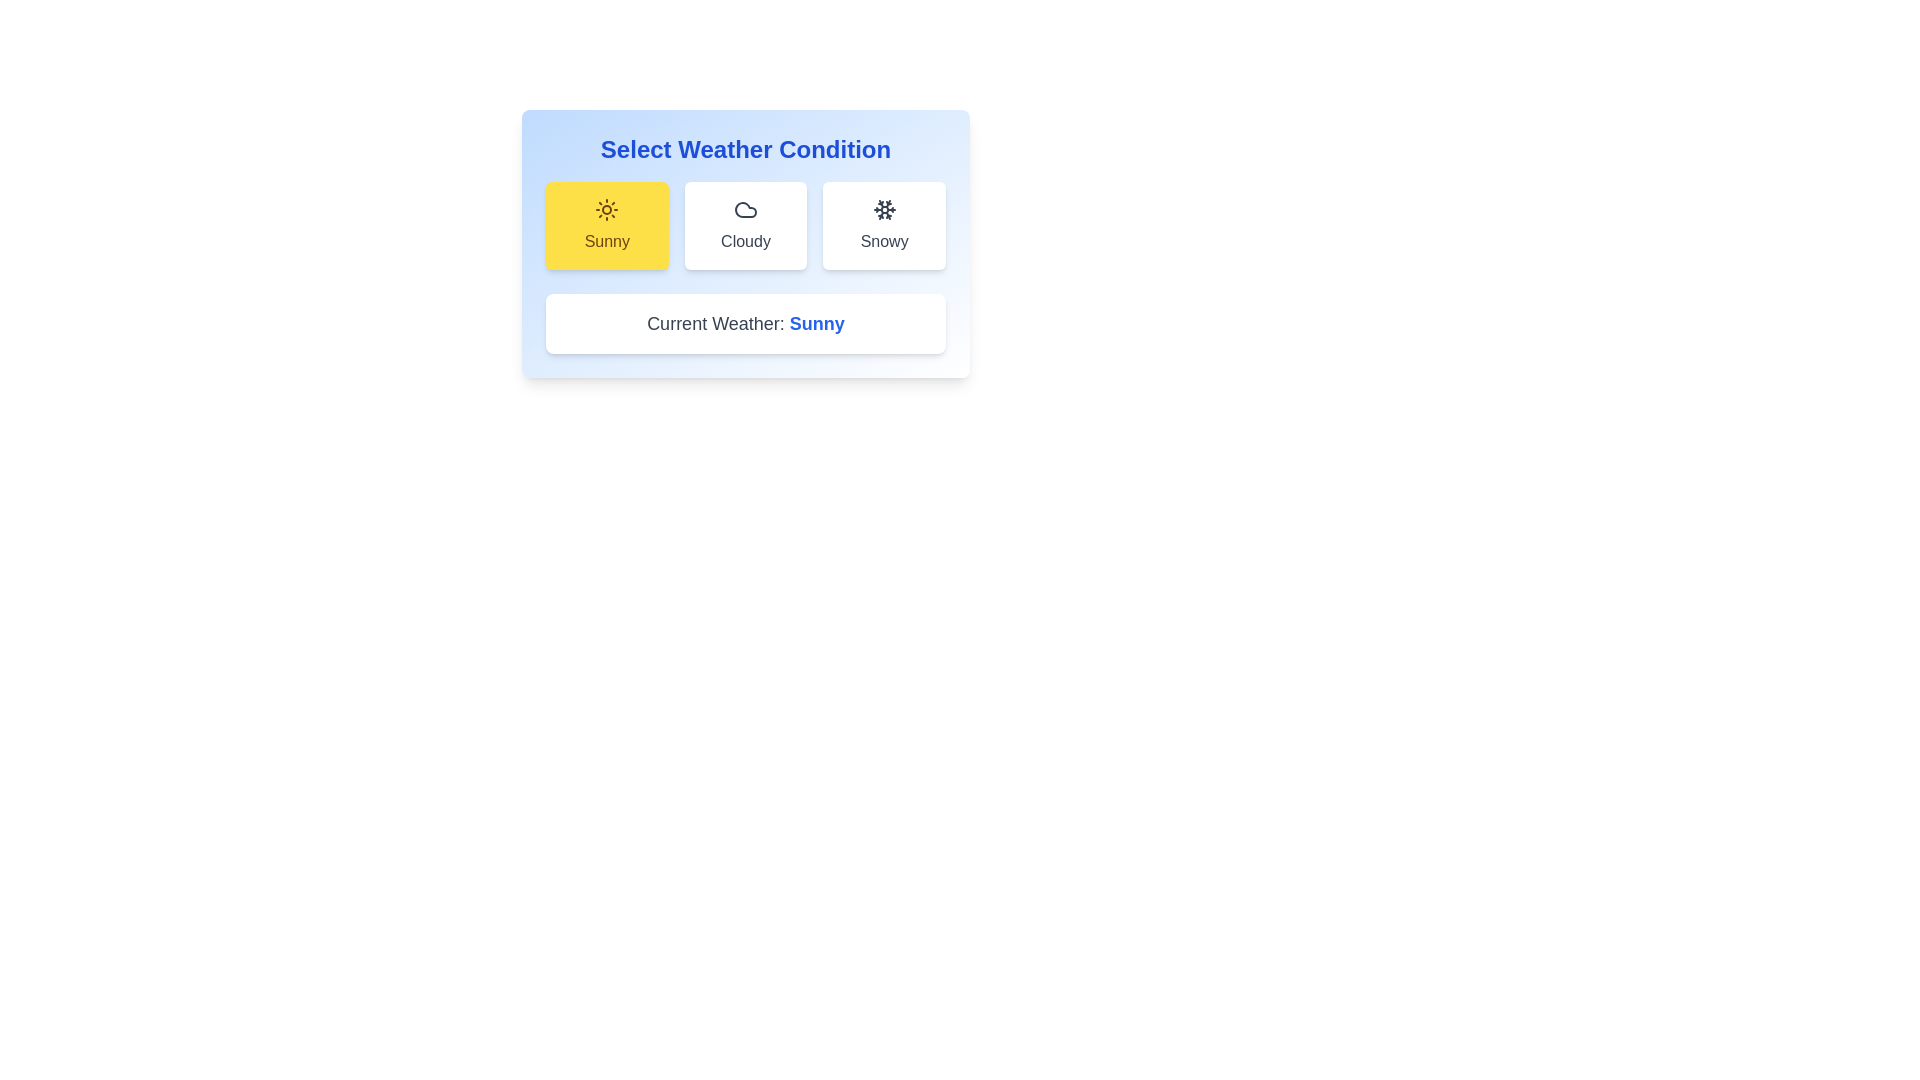 The width and height of the screenshot is (1920, 1080). Describe the element at coordinates (883, 209) in the screenshot. I see `the snowy weather icon located to the far right of the three-item horizontal weather selection group` at that location.